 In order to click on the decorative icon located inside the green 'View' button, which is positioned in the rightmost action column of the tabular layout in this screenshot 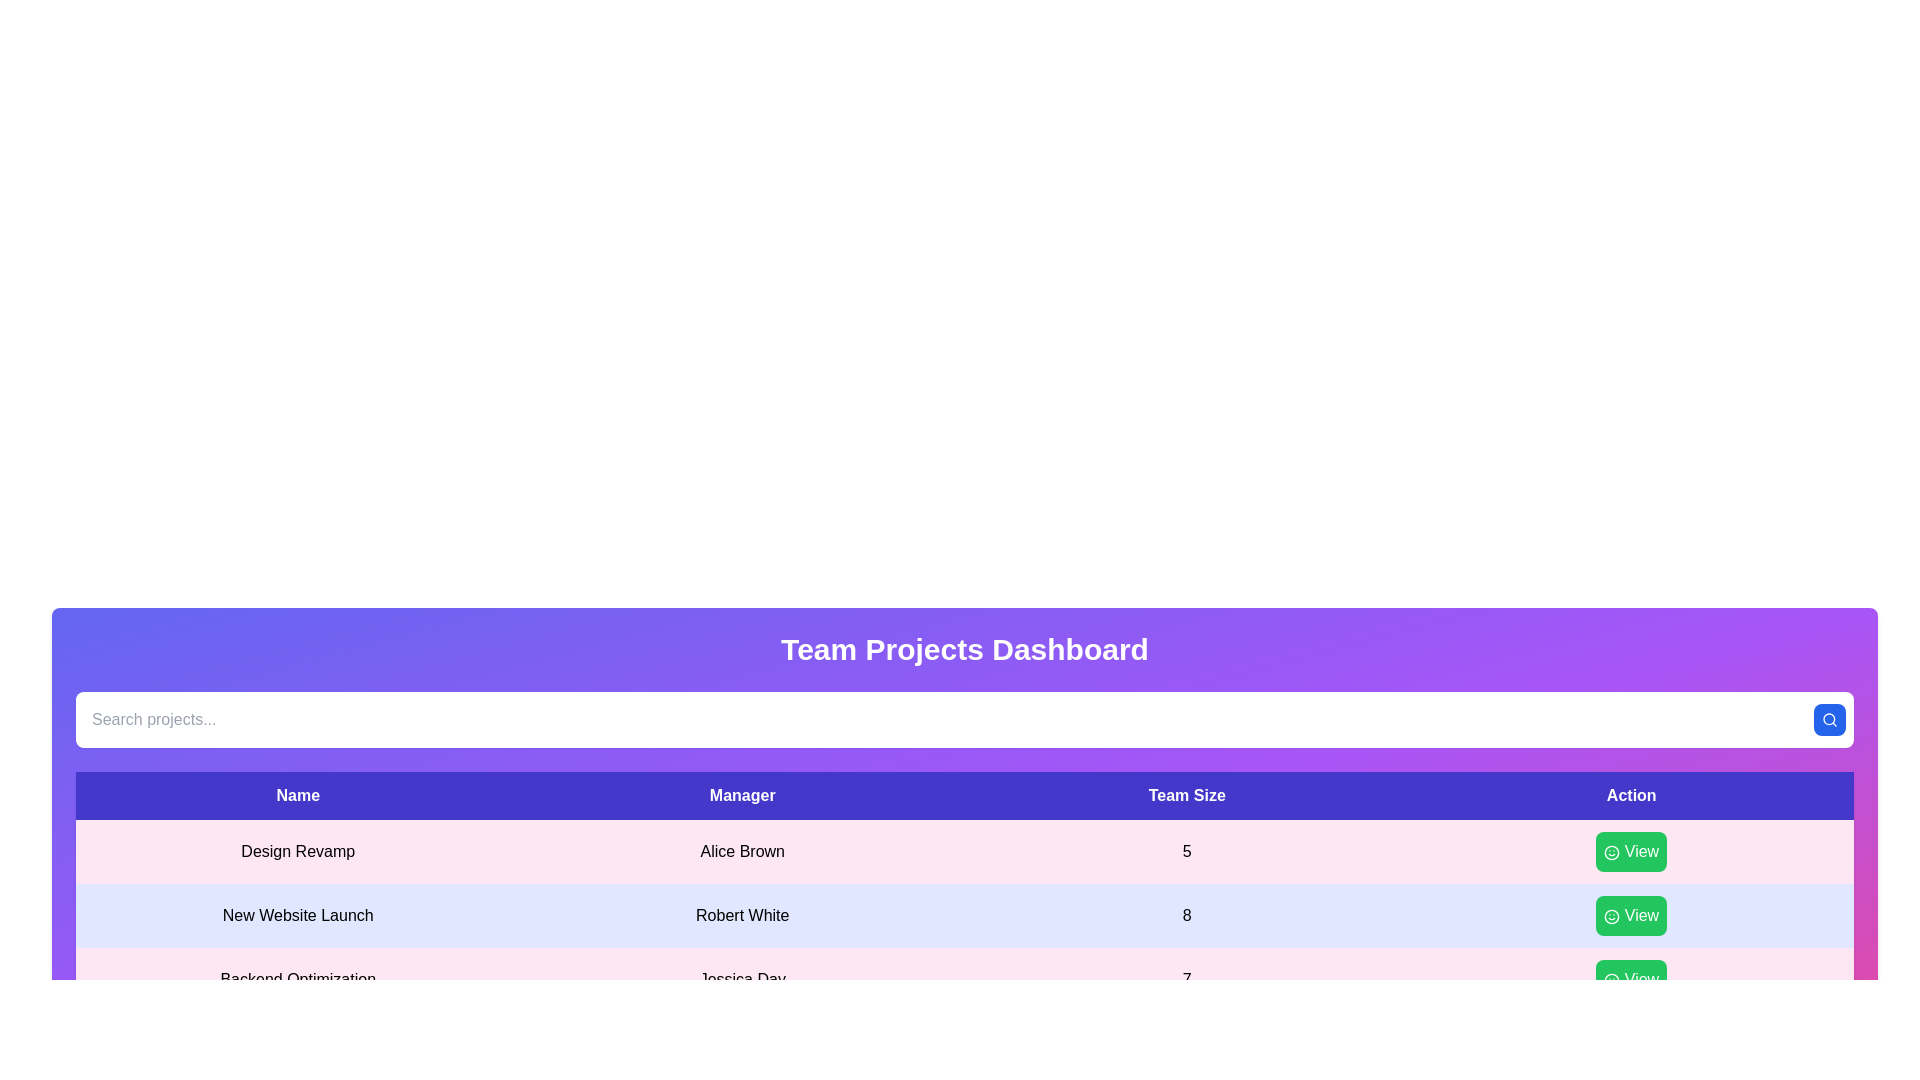, I will do `click(1612, 916)`.